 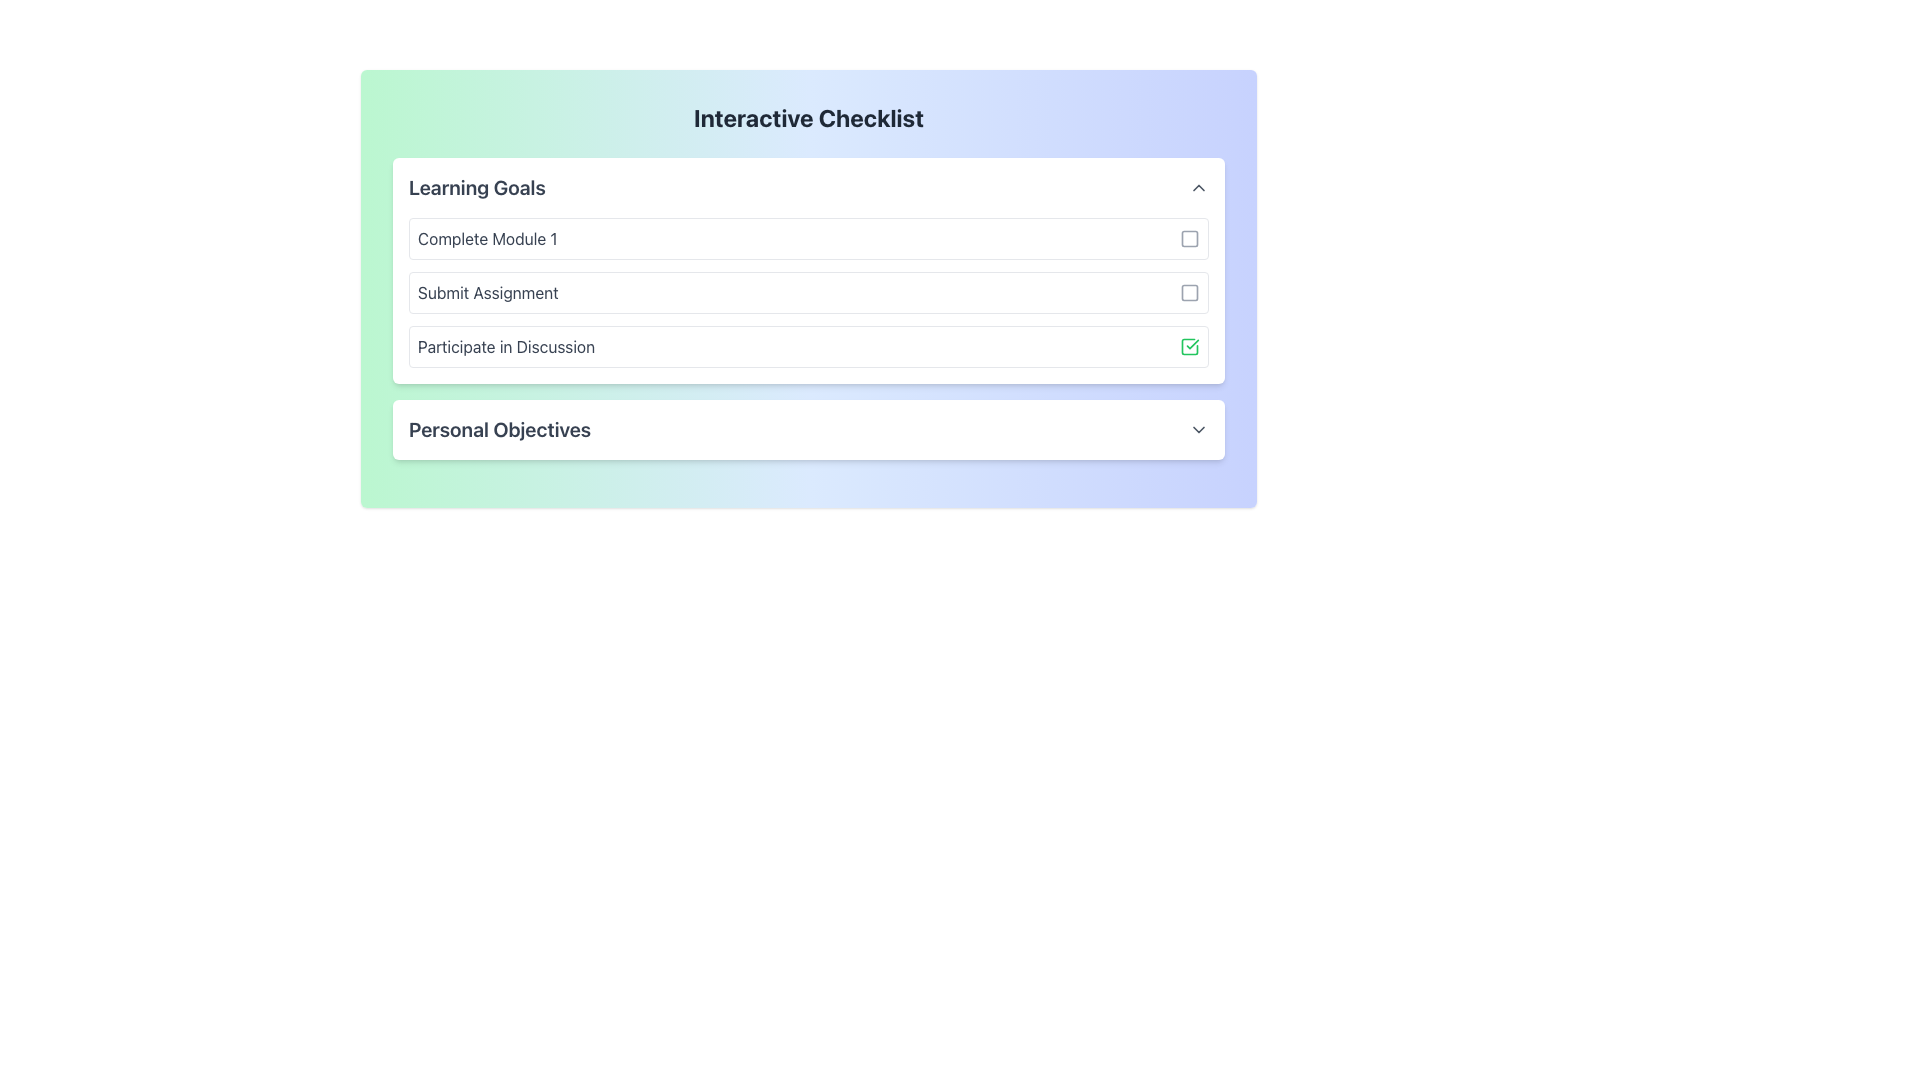 I want to click on the checklist panel with a gradient background to mark tasks as complete, so click(x=809, y=289).